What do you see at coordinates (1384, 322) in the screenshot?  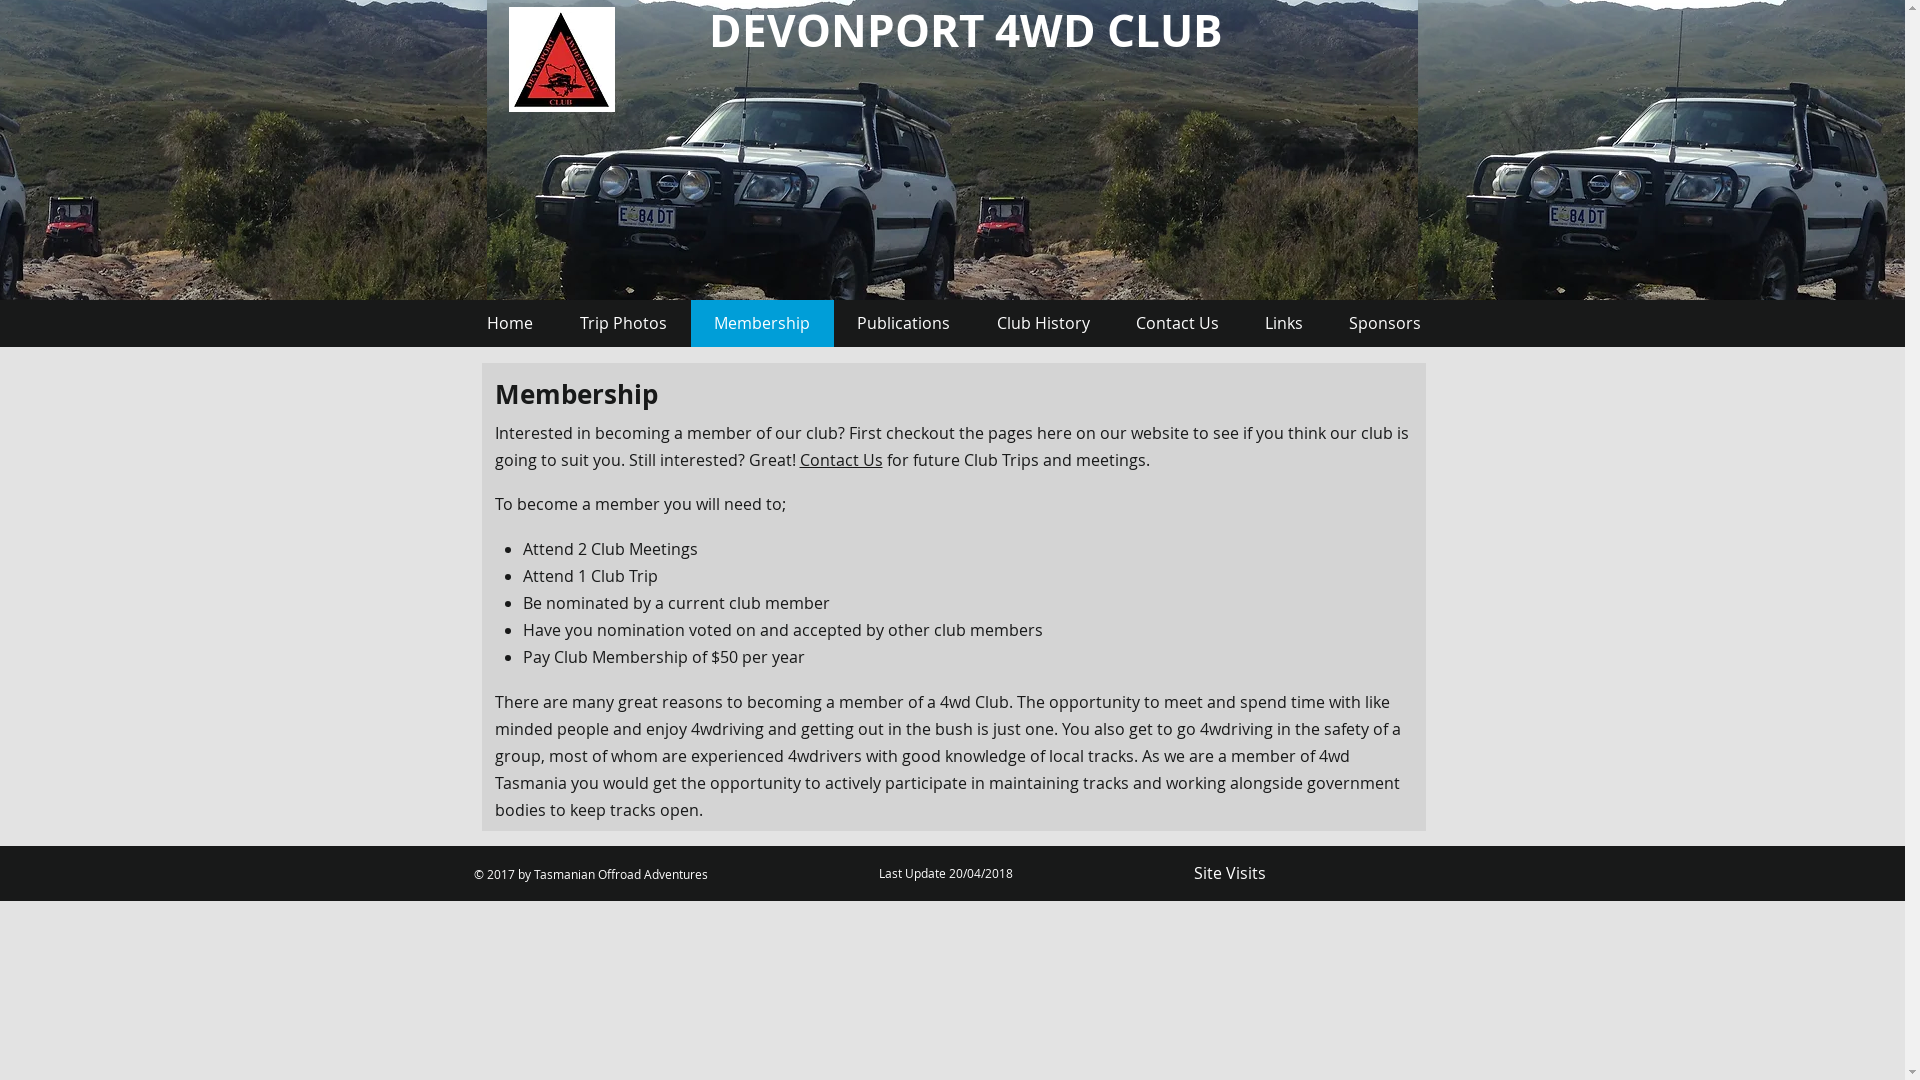 I see `'Sponsors'` at bounding box center [1384, 322].